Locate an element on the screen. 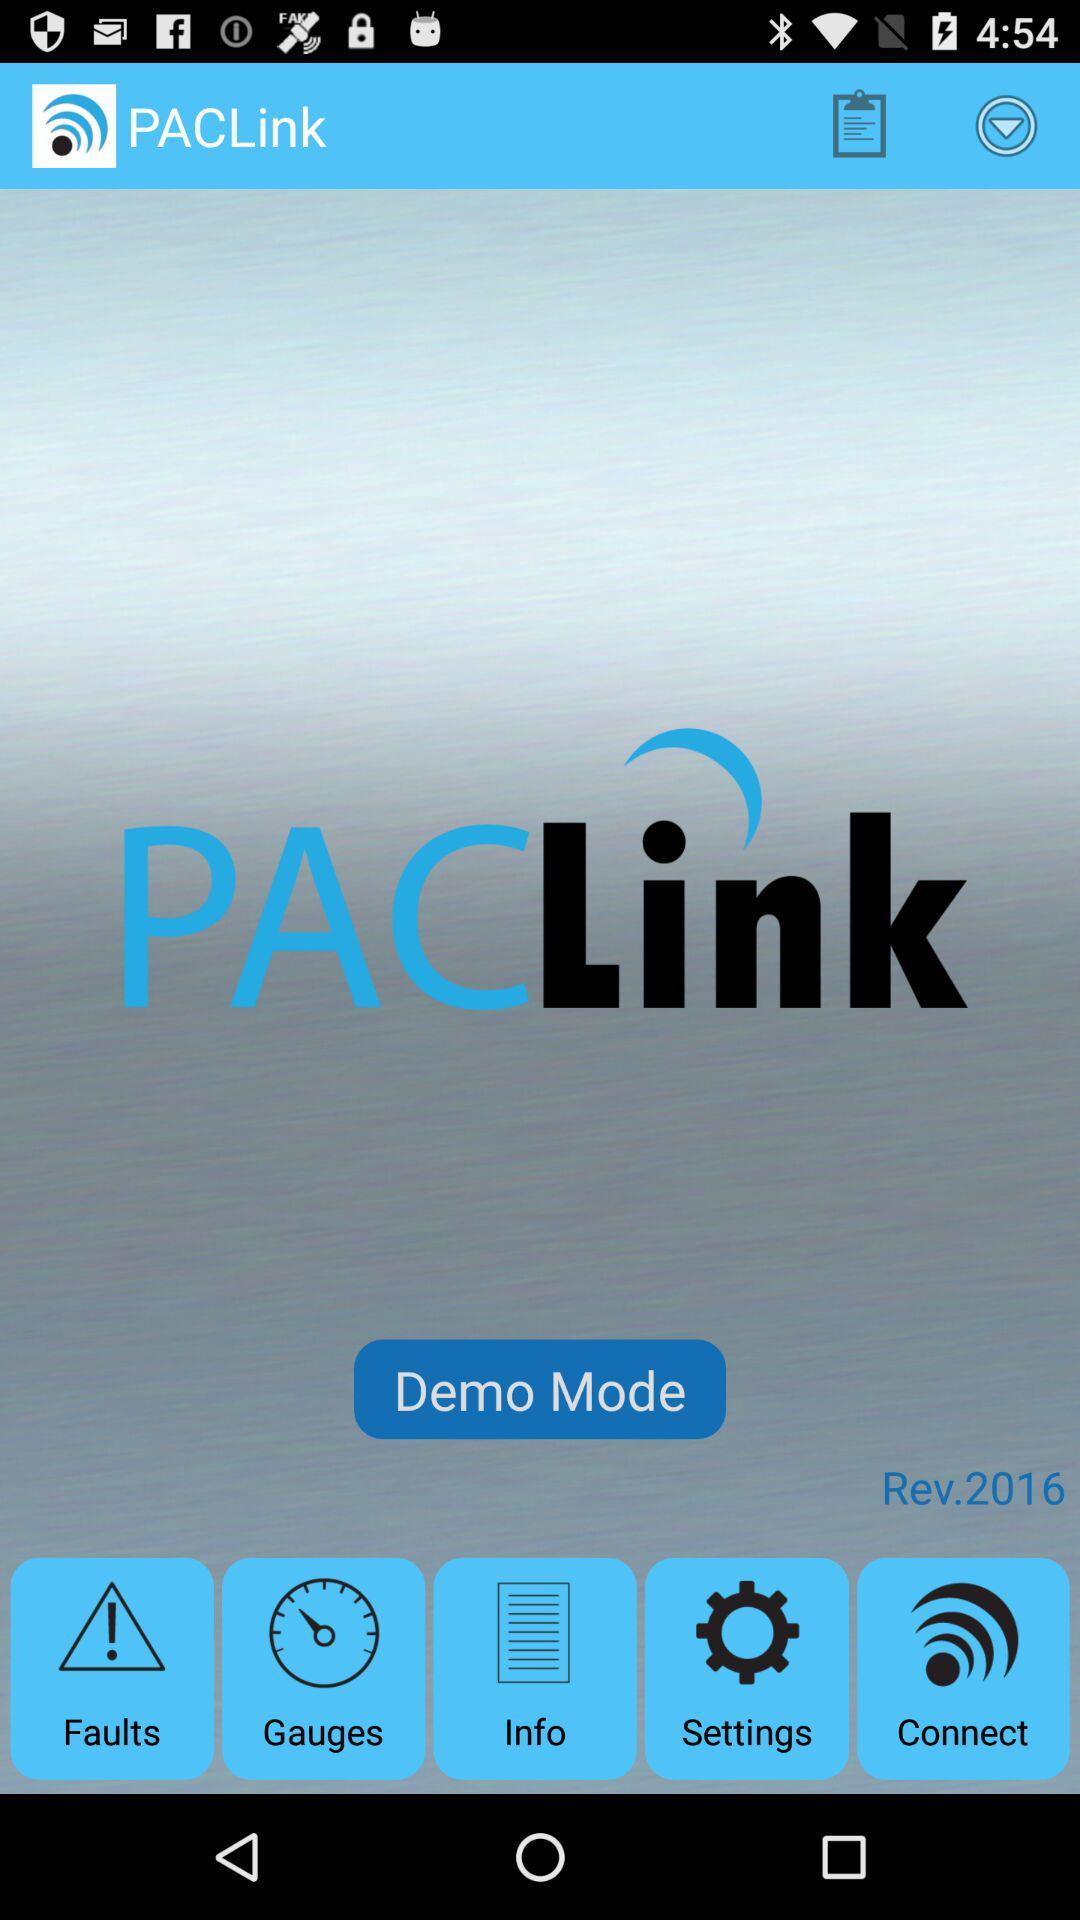  the settings icon is located at coordinates (747, 1668).